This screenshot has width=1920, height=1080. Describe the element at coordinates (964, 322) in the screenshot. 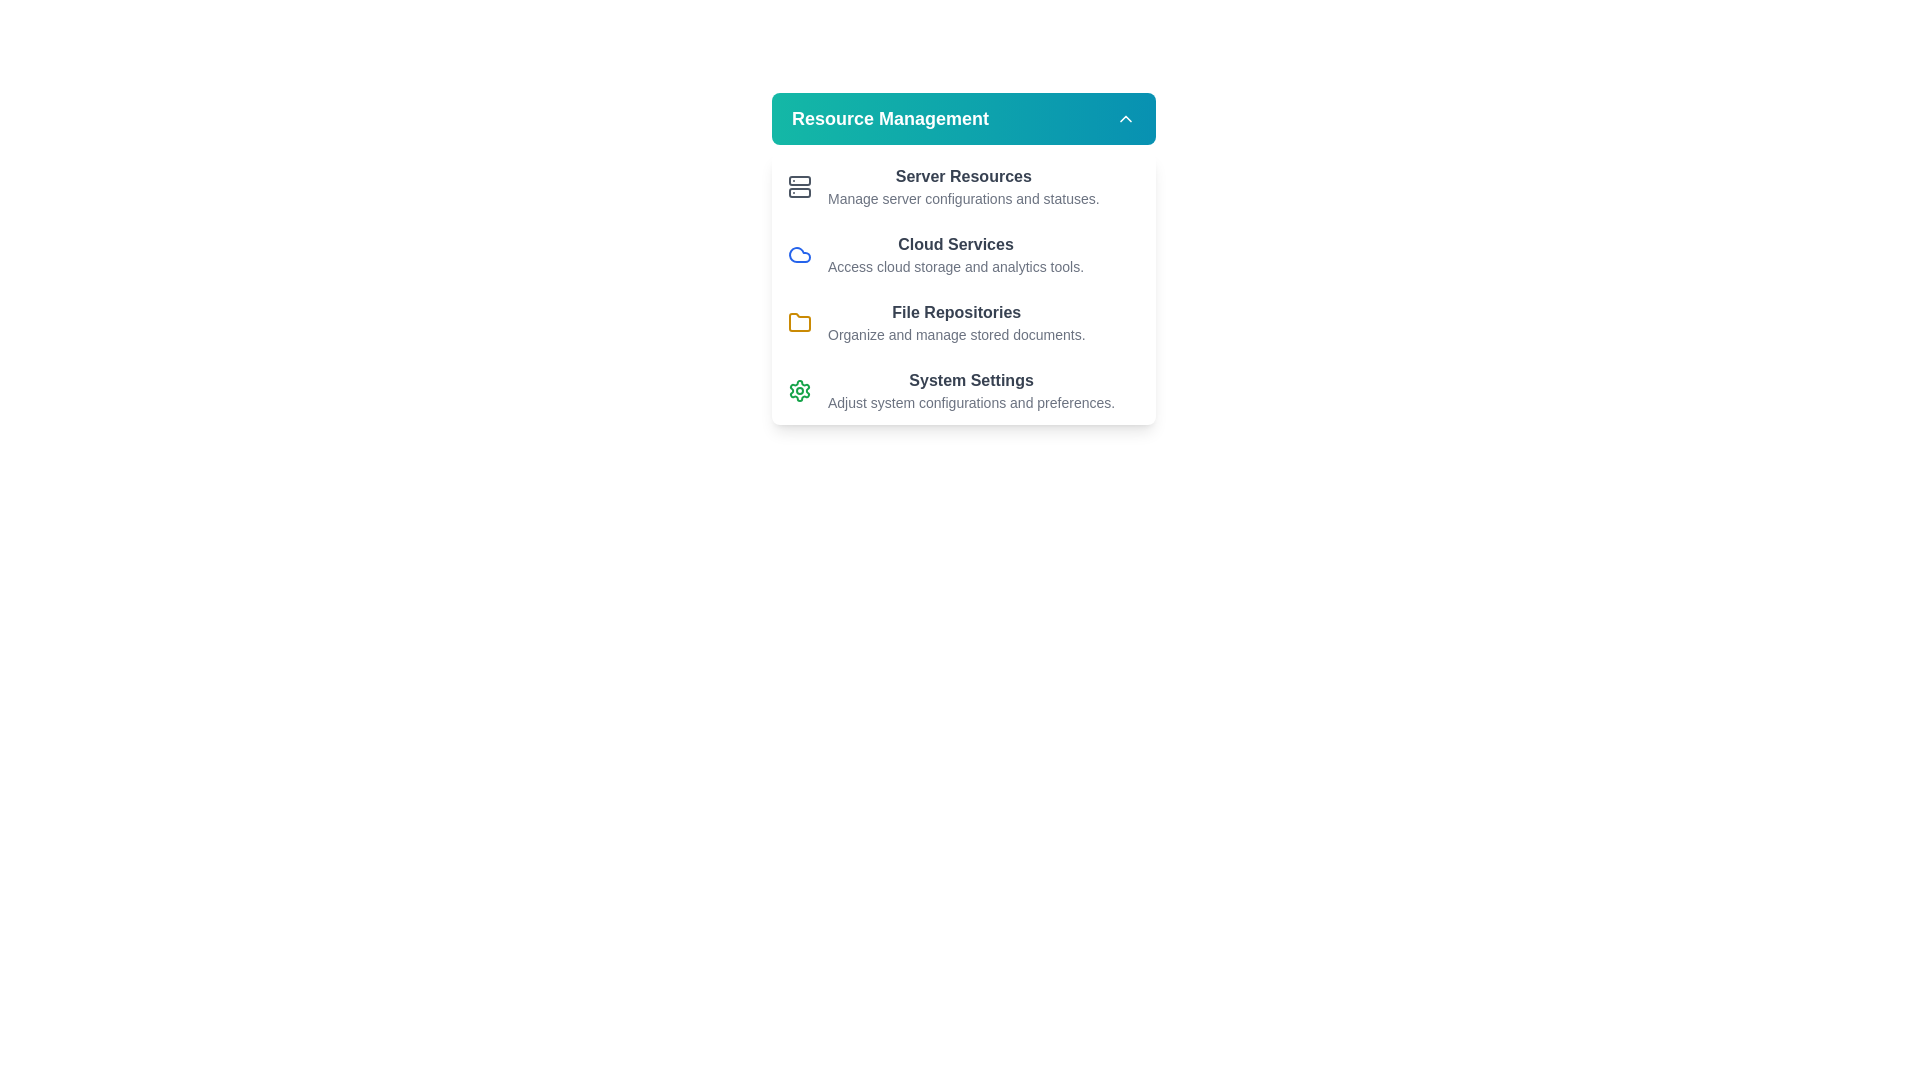

I see `the third item in the vertical list under 'Resource Management' labeled 'File Repositories', which features a yellow folder icon and descriptive text` at that location.